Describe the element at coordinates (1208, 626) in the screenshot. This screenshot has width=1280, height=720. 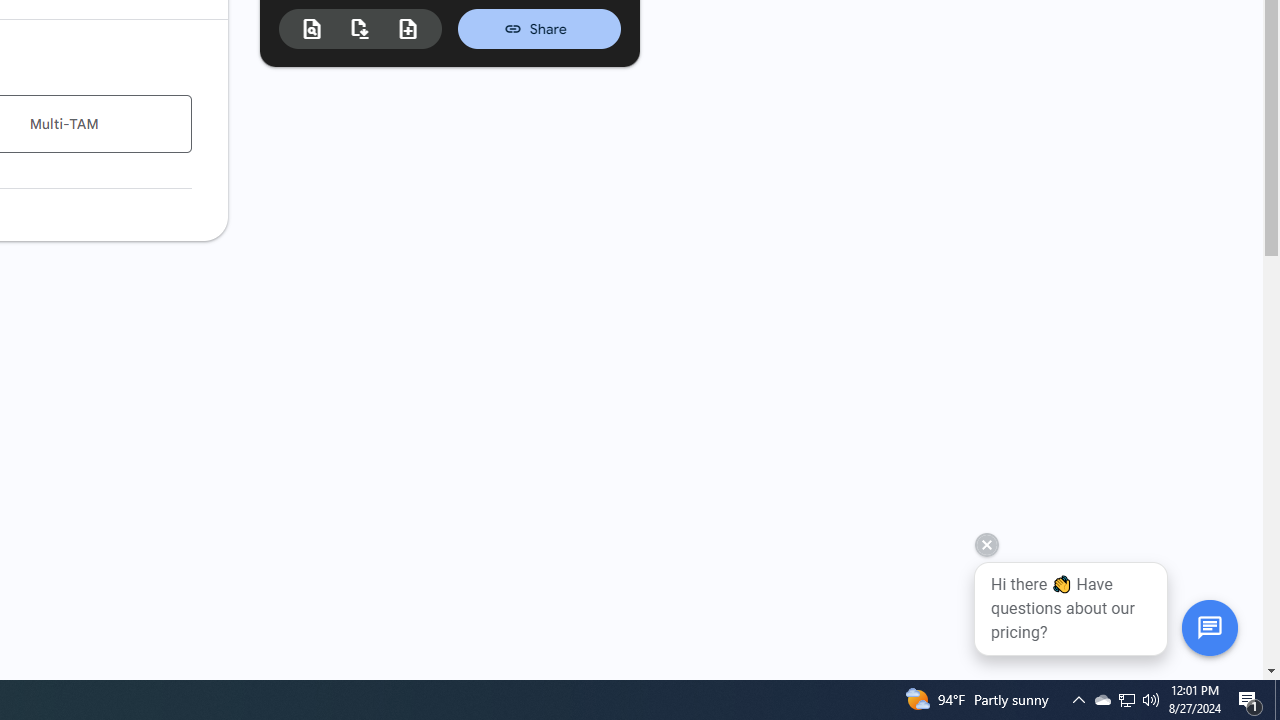
I see `'Button to activate chat'` at that location.